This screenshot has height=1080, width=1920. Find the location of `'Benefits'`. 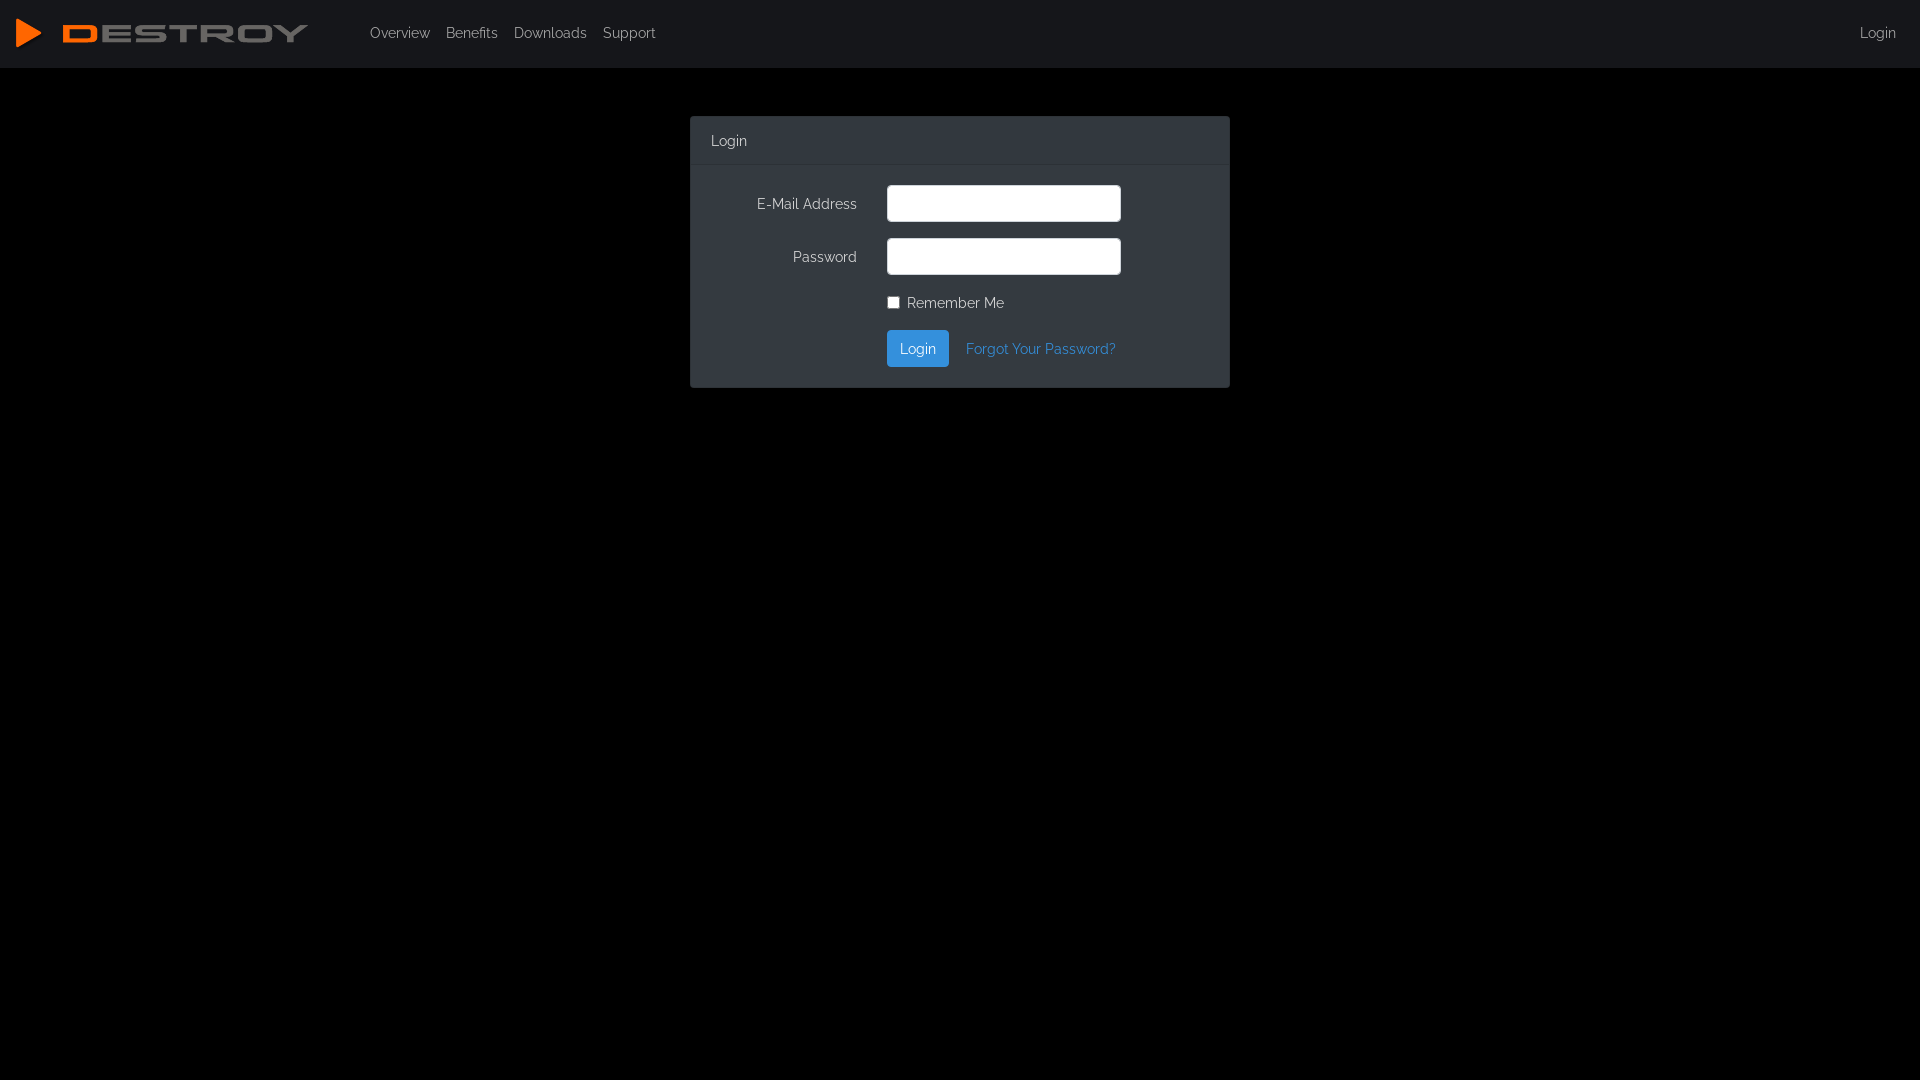

'Benefits' is located at coordinates (470, 32).